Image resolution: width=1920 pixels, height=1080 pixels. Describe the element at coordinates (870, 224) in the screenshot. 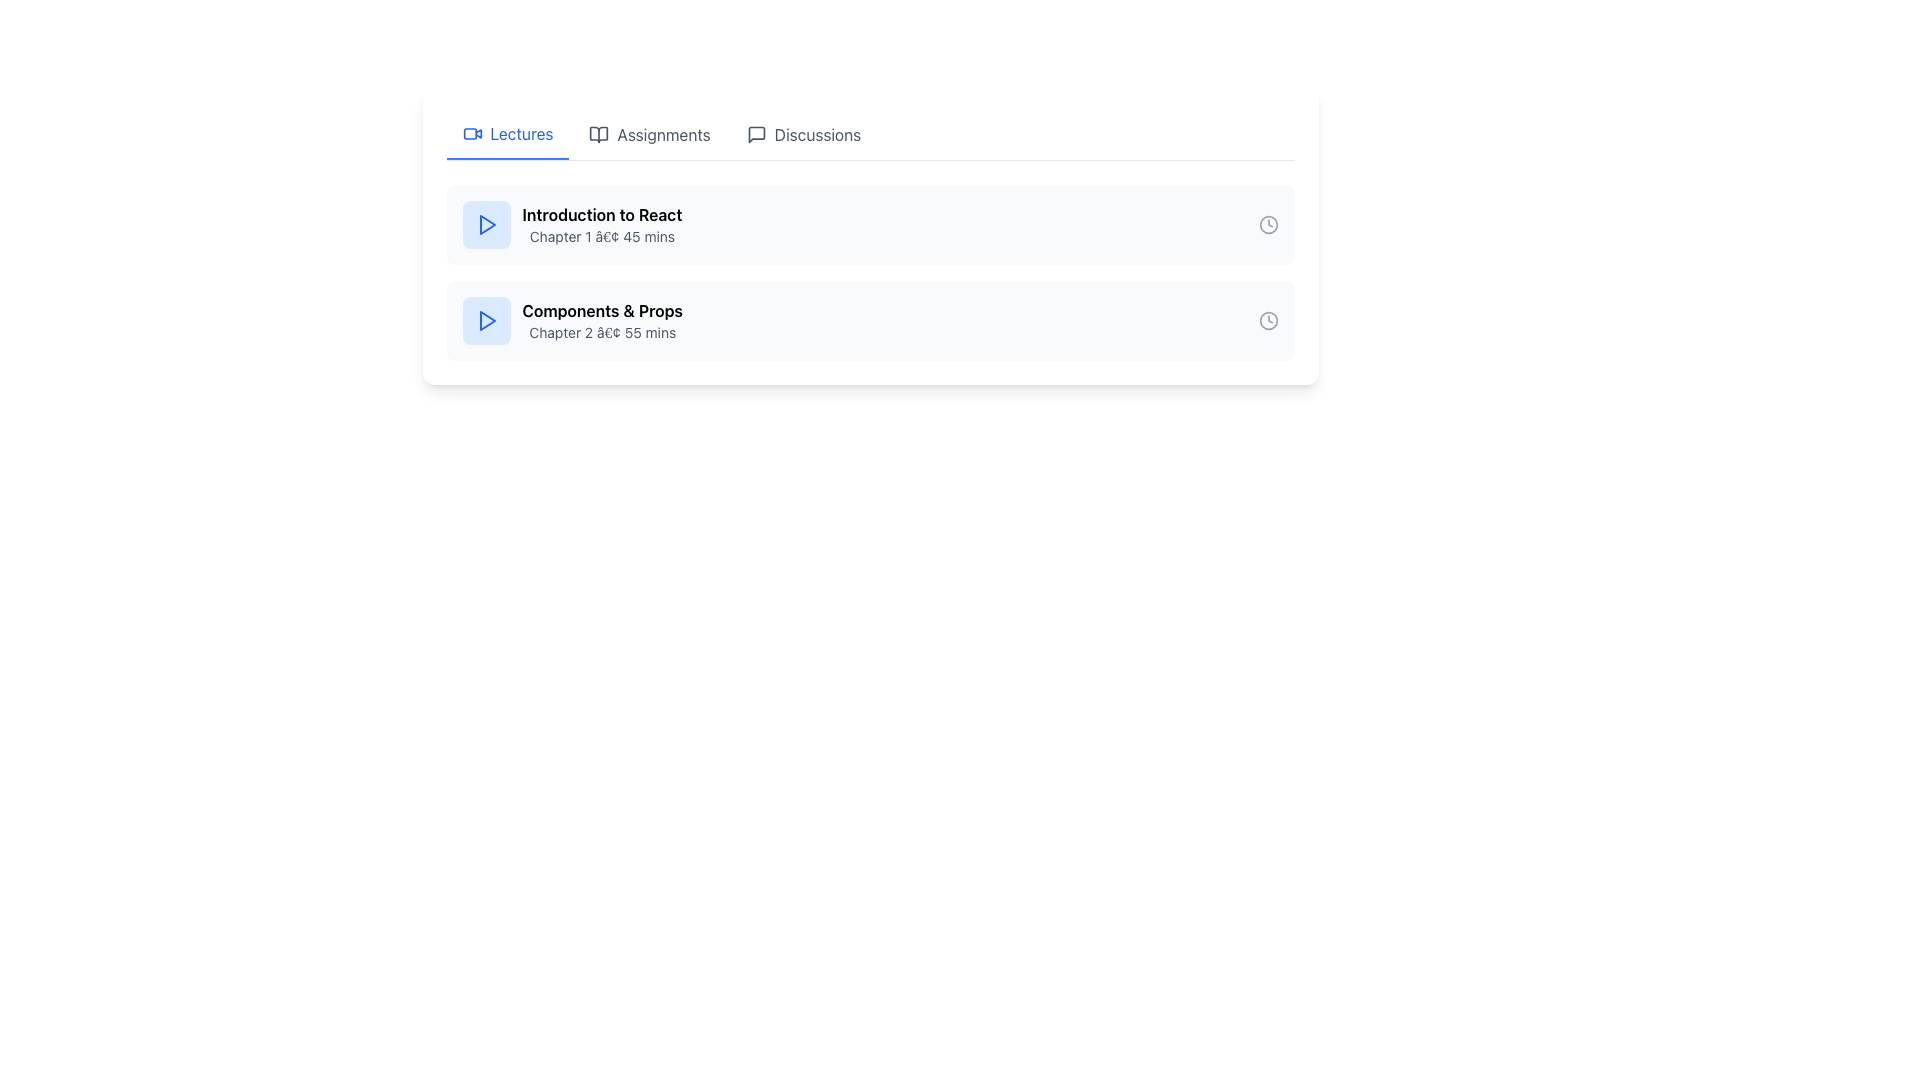

I see `the first entry of the chapter list that provides the title and details of a specific chapter of a course or tutorial` at that location.